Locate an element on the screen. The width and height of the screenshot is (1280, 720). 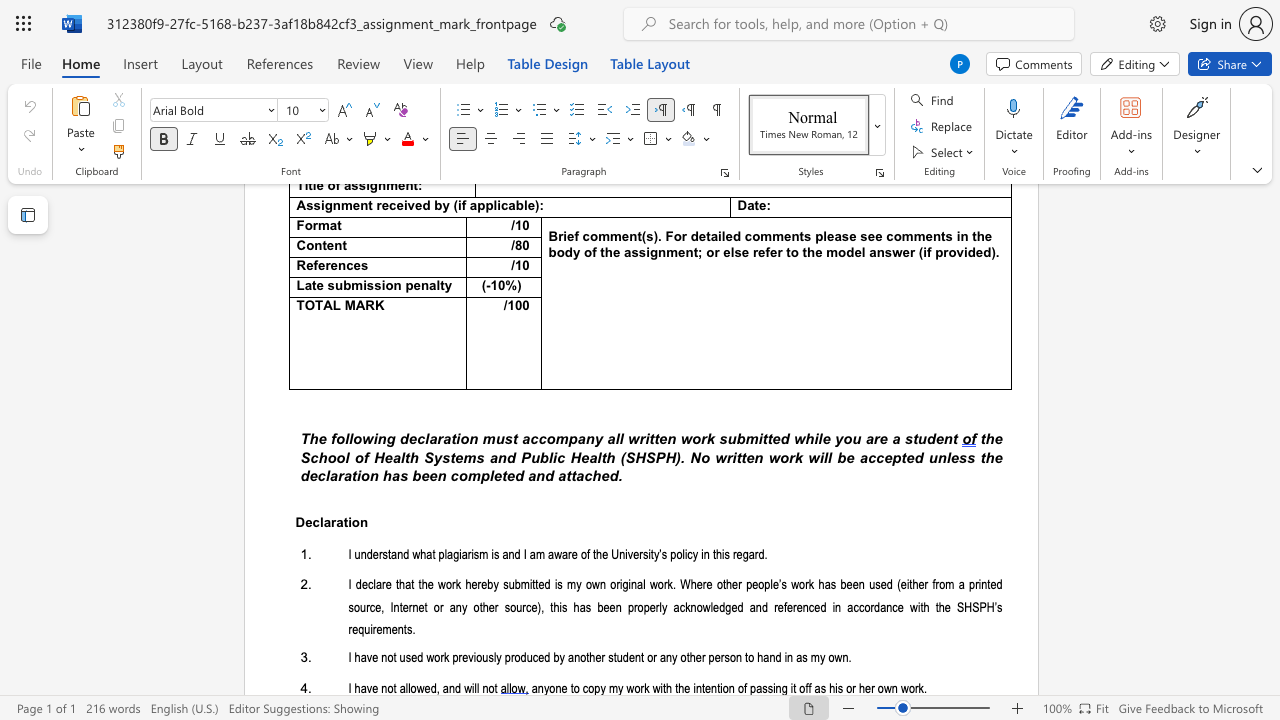
the 1th character "h" in the text is located at coordinates (940, 606).